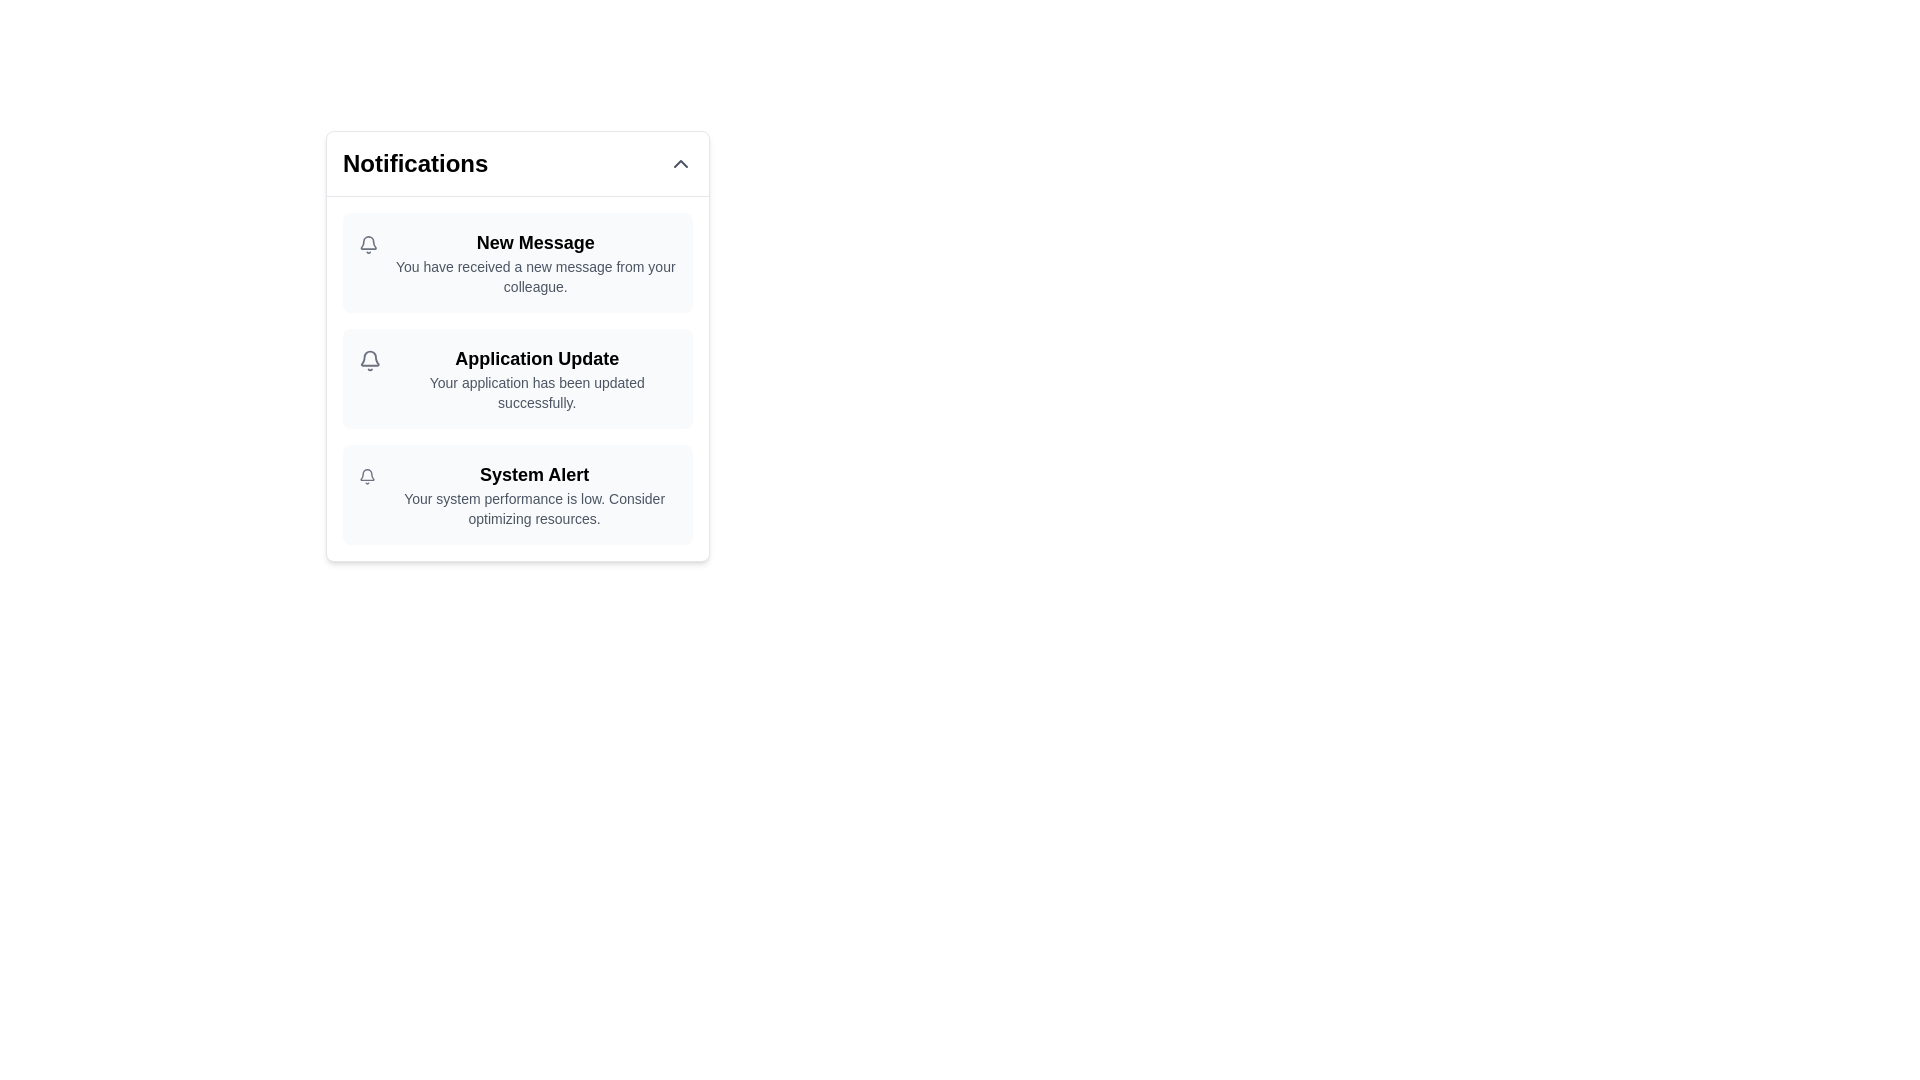 The image size is (1920, 1080). Describe the element at coordinates (370, 361) in the screenshot. I see `the bell icon representing notifications in the 'Application Update' notification, which is the second in the list of notifications` at that location.